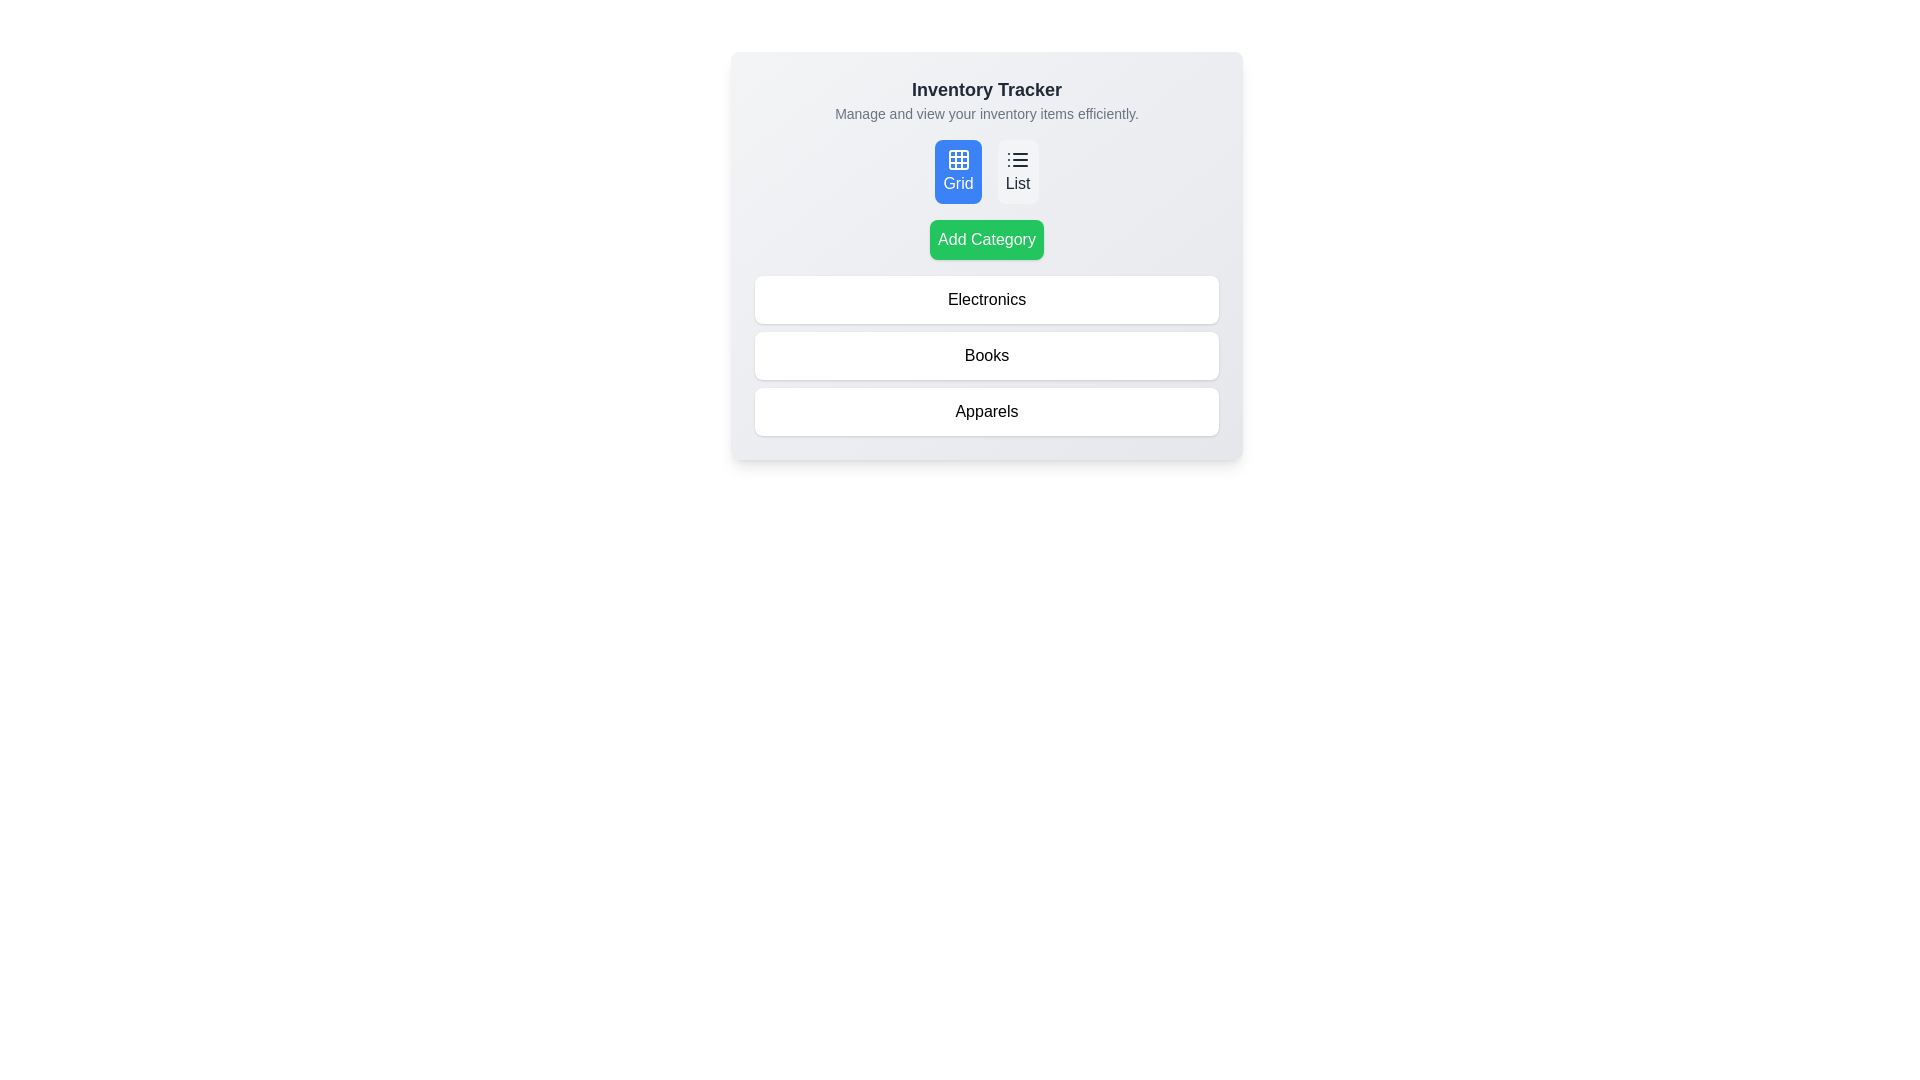 The height and width of the screenshot is (1080, 1920). What do you see at coordinates (987, 238) in the screenshot?
I see `the green 'Add Category' button with rounded corners, located centrally below the 'Grid' and 'List' buttons` at bounding box center [987, 238].